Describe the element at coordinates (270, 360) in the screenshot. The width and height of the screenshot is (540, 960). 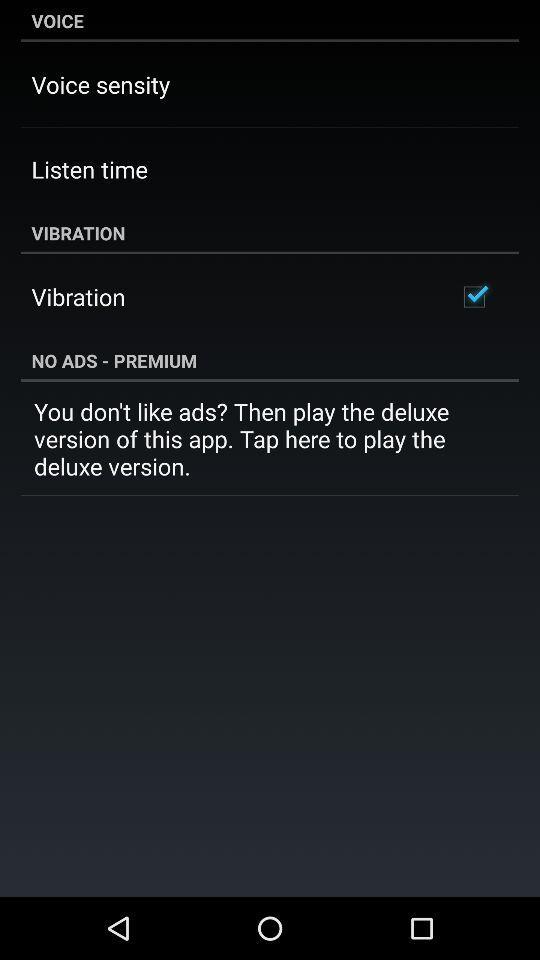
I see `the no ads - premium item` at that location.